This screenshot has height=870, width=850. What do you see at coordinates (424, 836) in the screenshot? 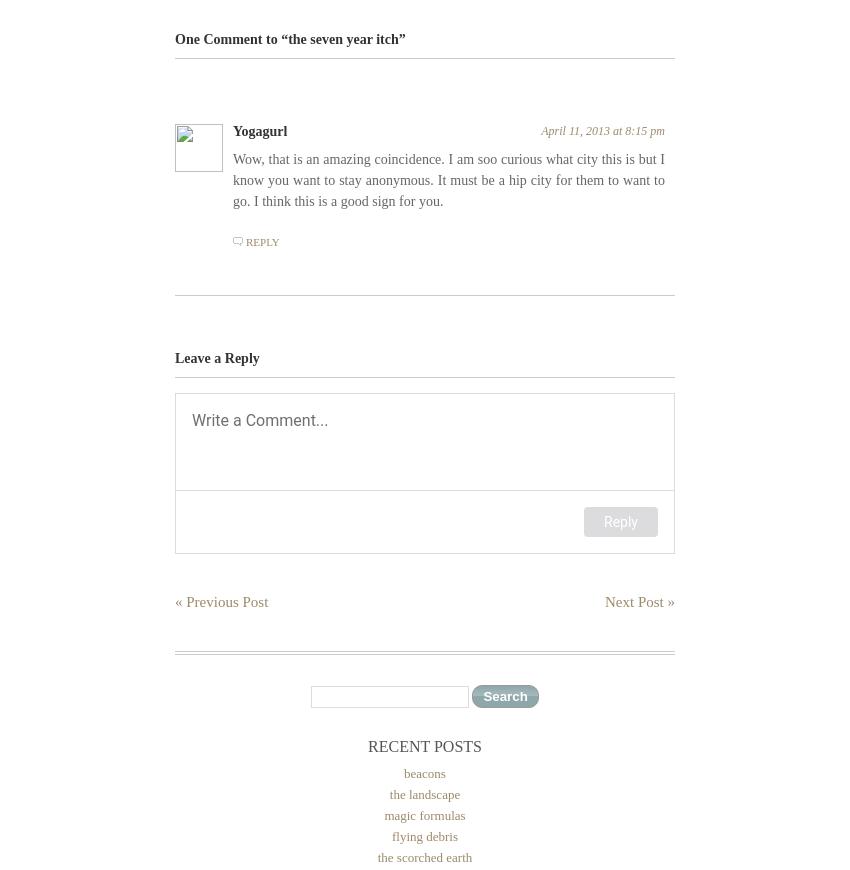
I see `'flying debris'` at bounding box center [424, 836].